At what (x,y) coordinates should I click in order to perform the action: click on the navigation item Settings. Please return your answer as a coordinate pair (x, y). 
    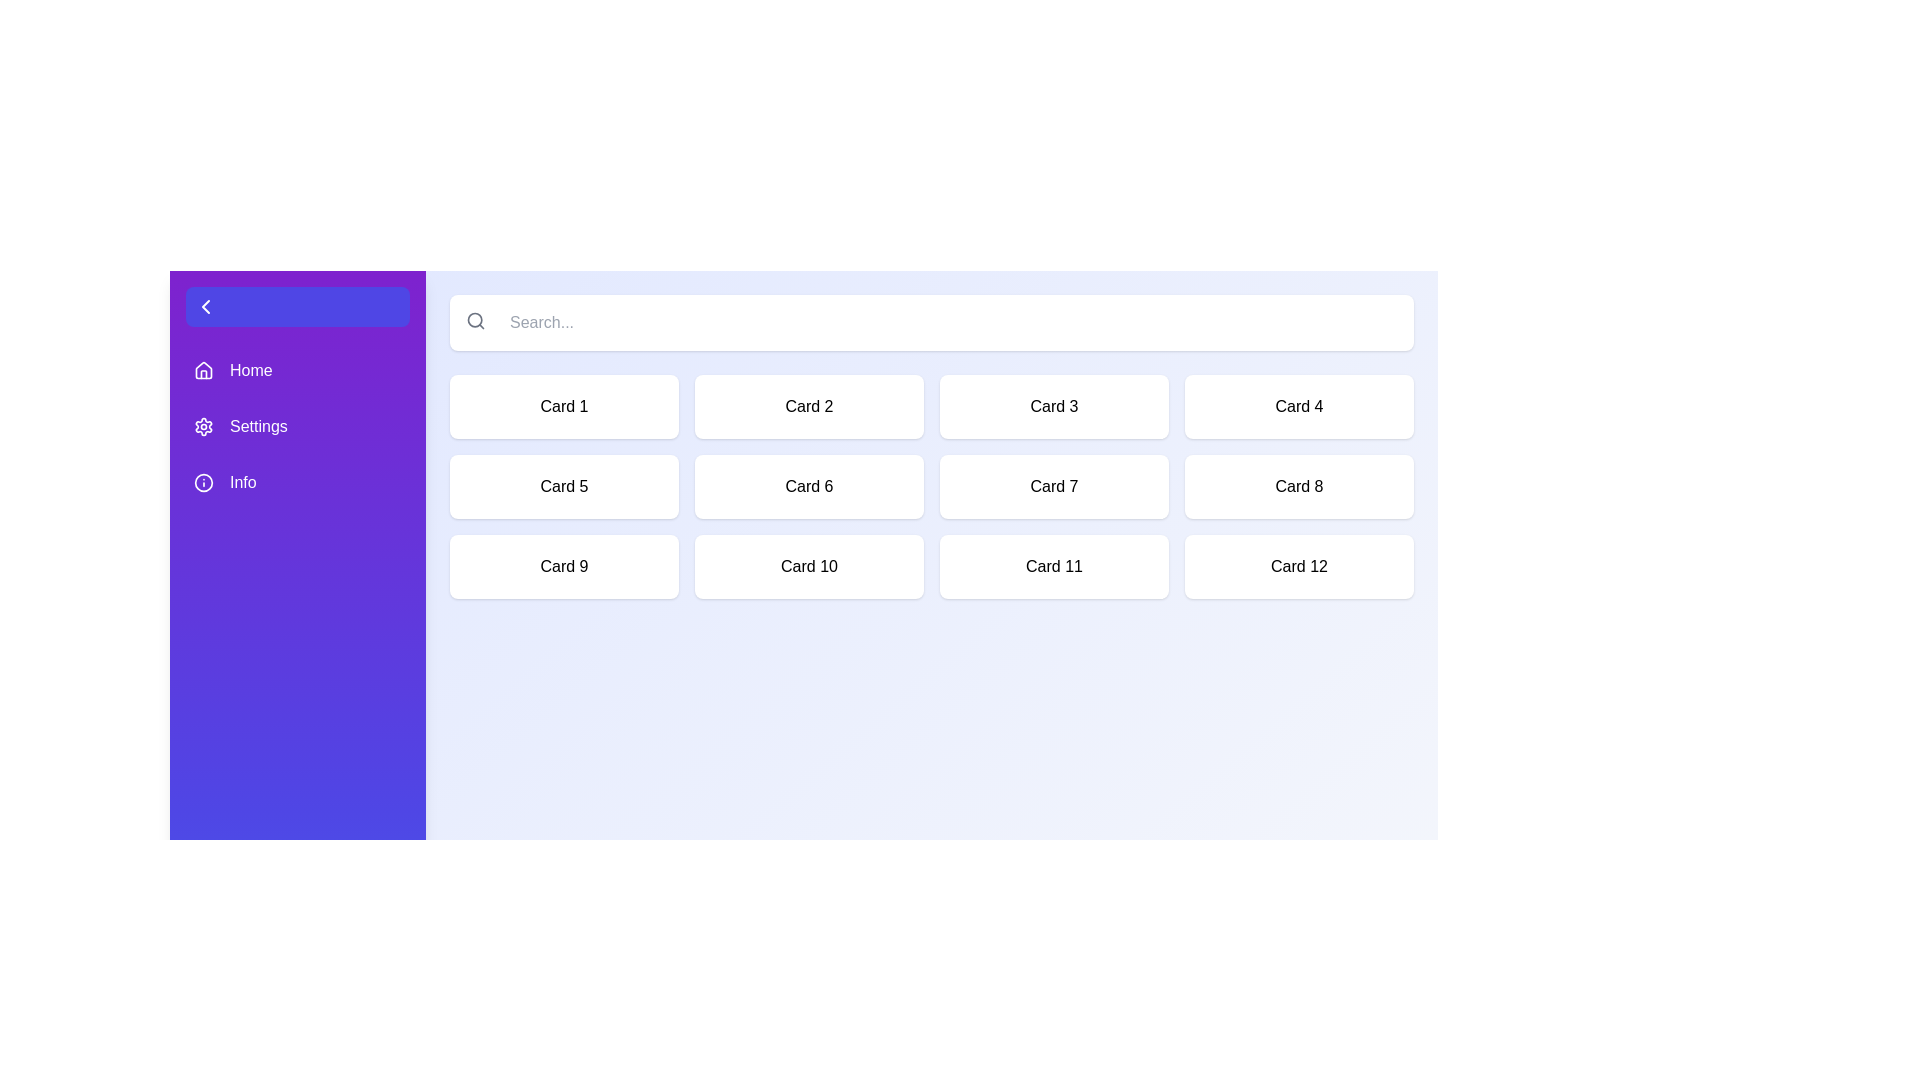
    Looking at the image, I should click on (296, 426).